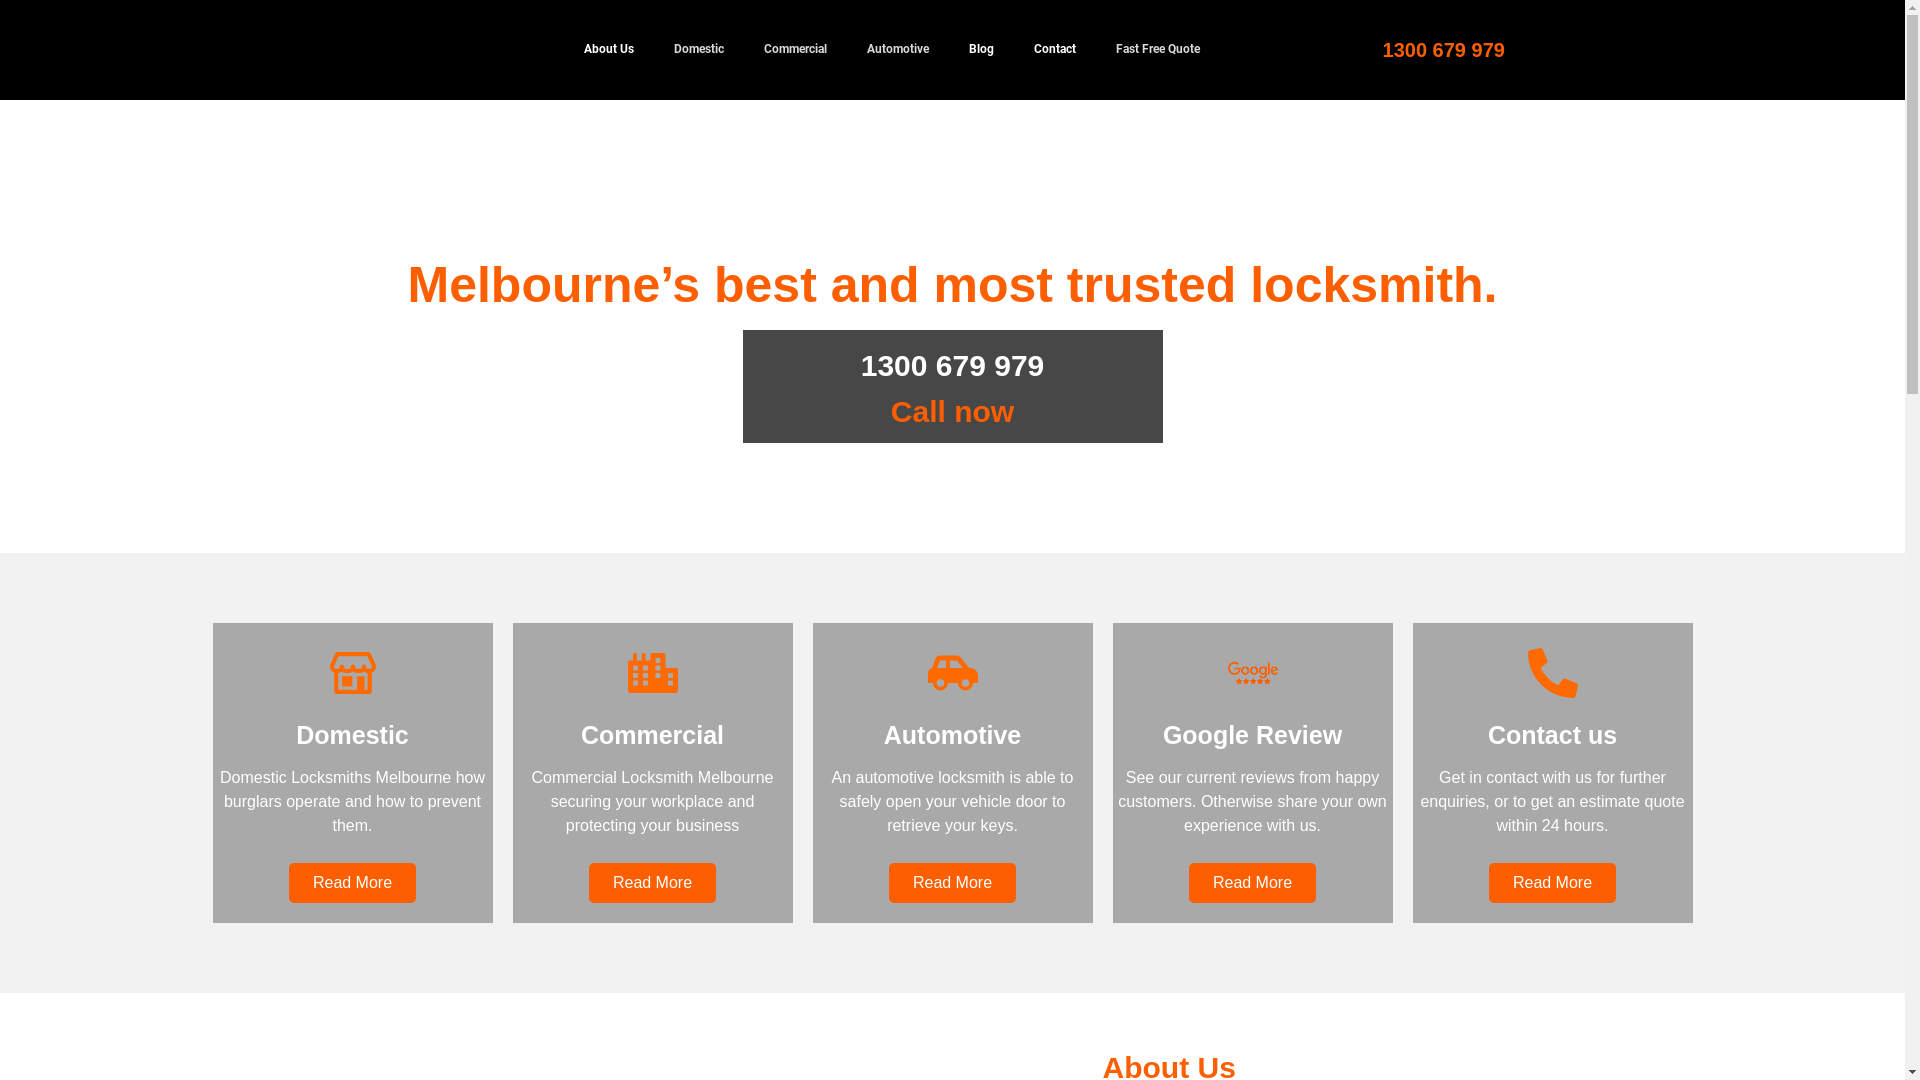 This screenshot has width=1920, height=1080. What do you see at coordinates (1157, 49) in the screenshot?
I see `'Fast Free Quote'` at bounding box center [1157, 49].